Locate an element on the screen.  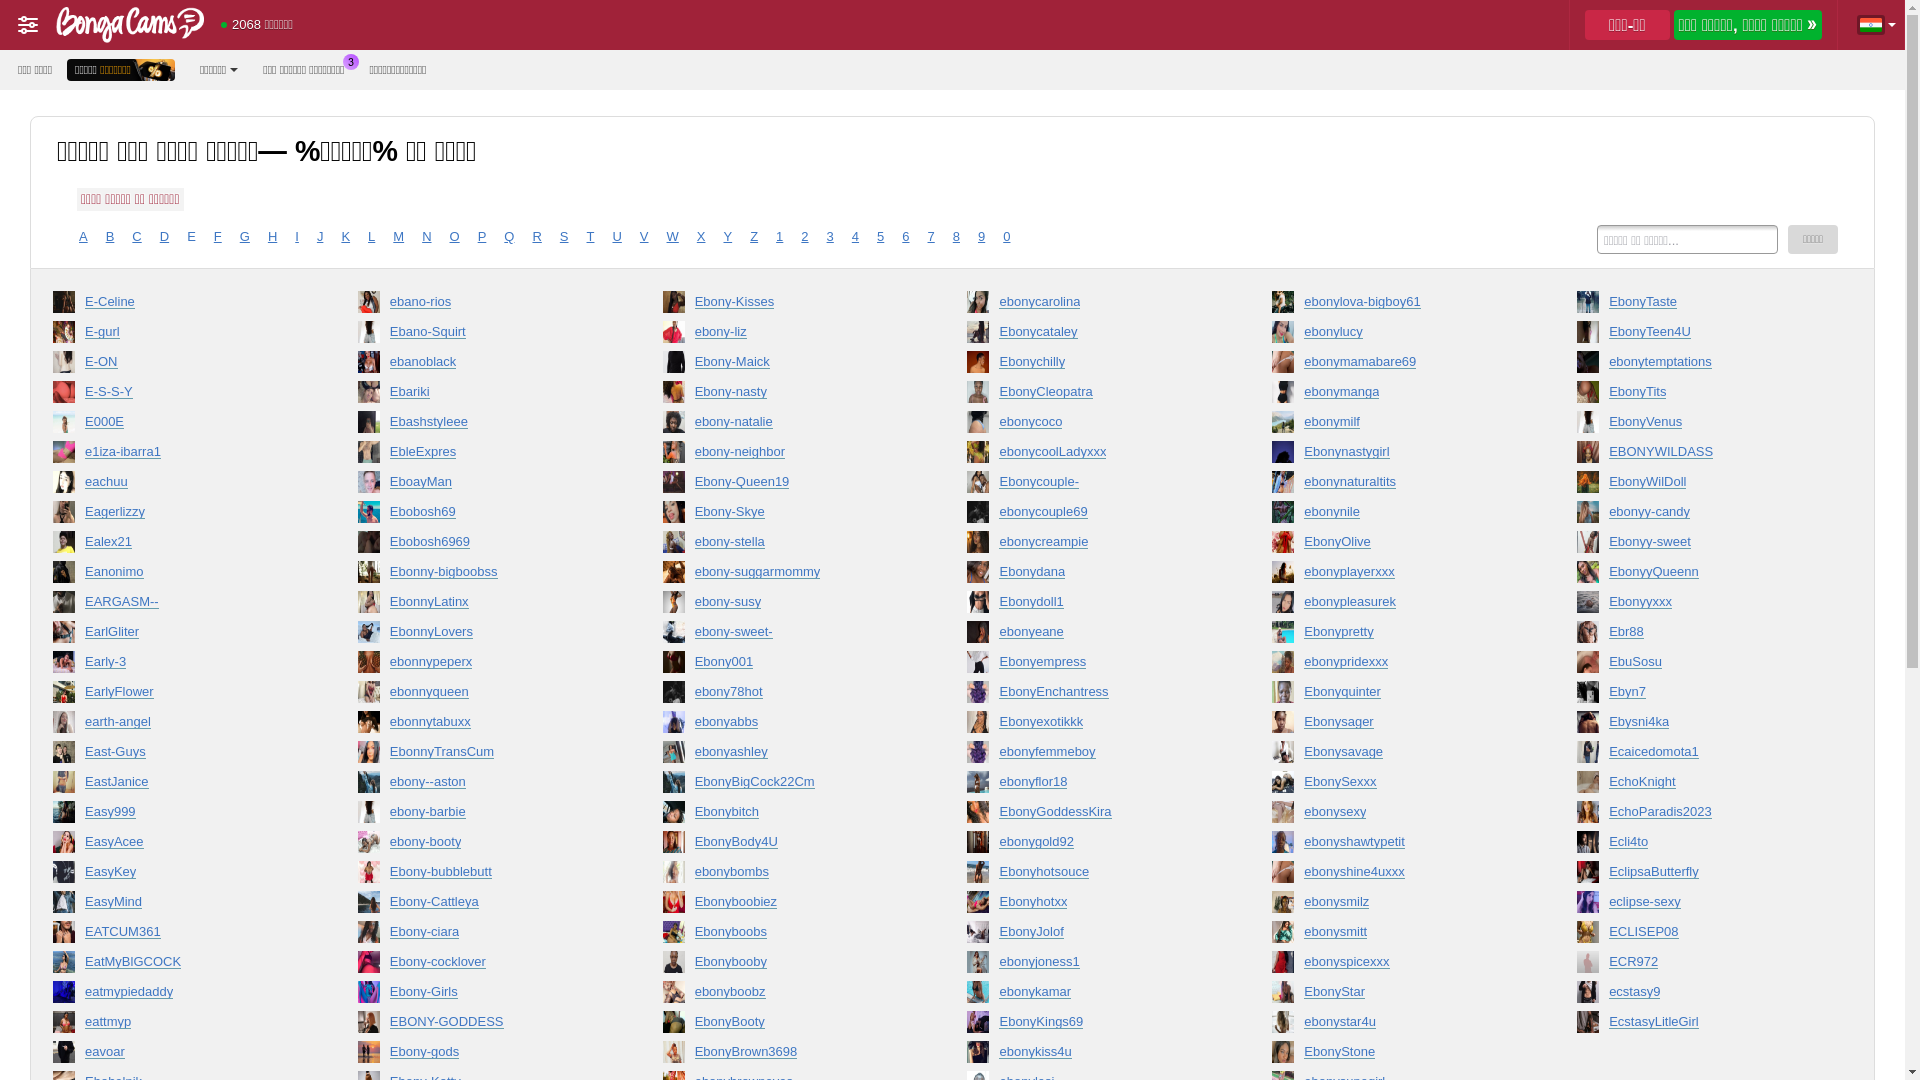
'ebonybombs' is located at coordinates (786, 874).